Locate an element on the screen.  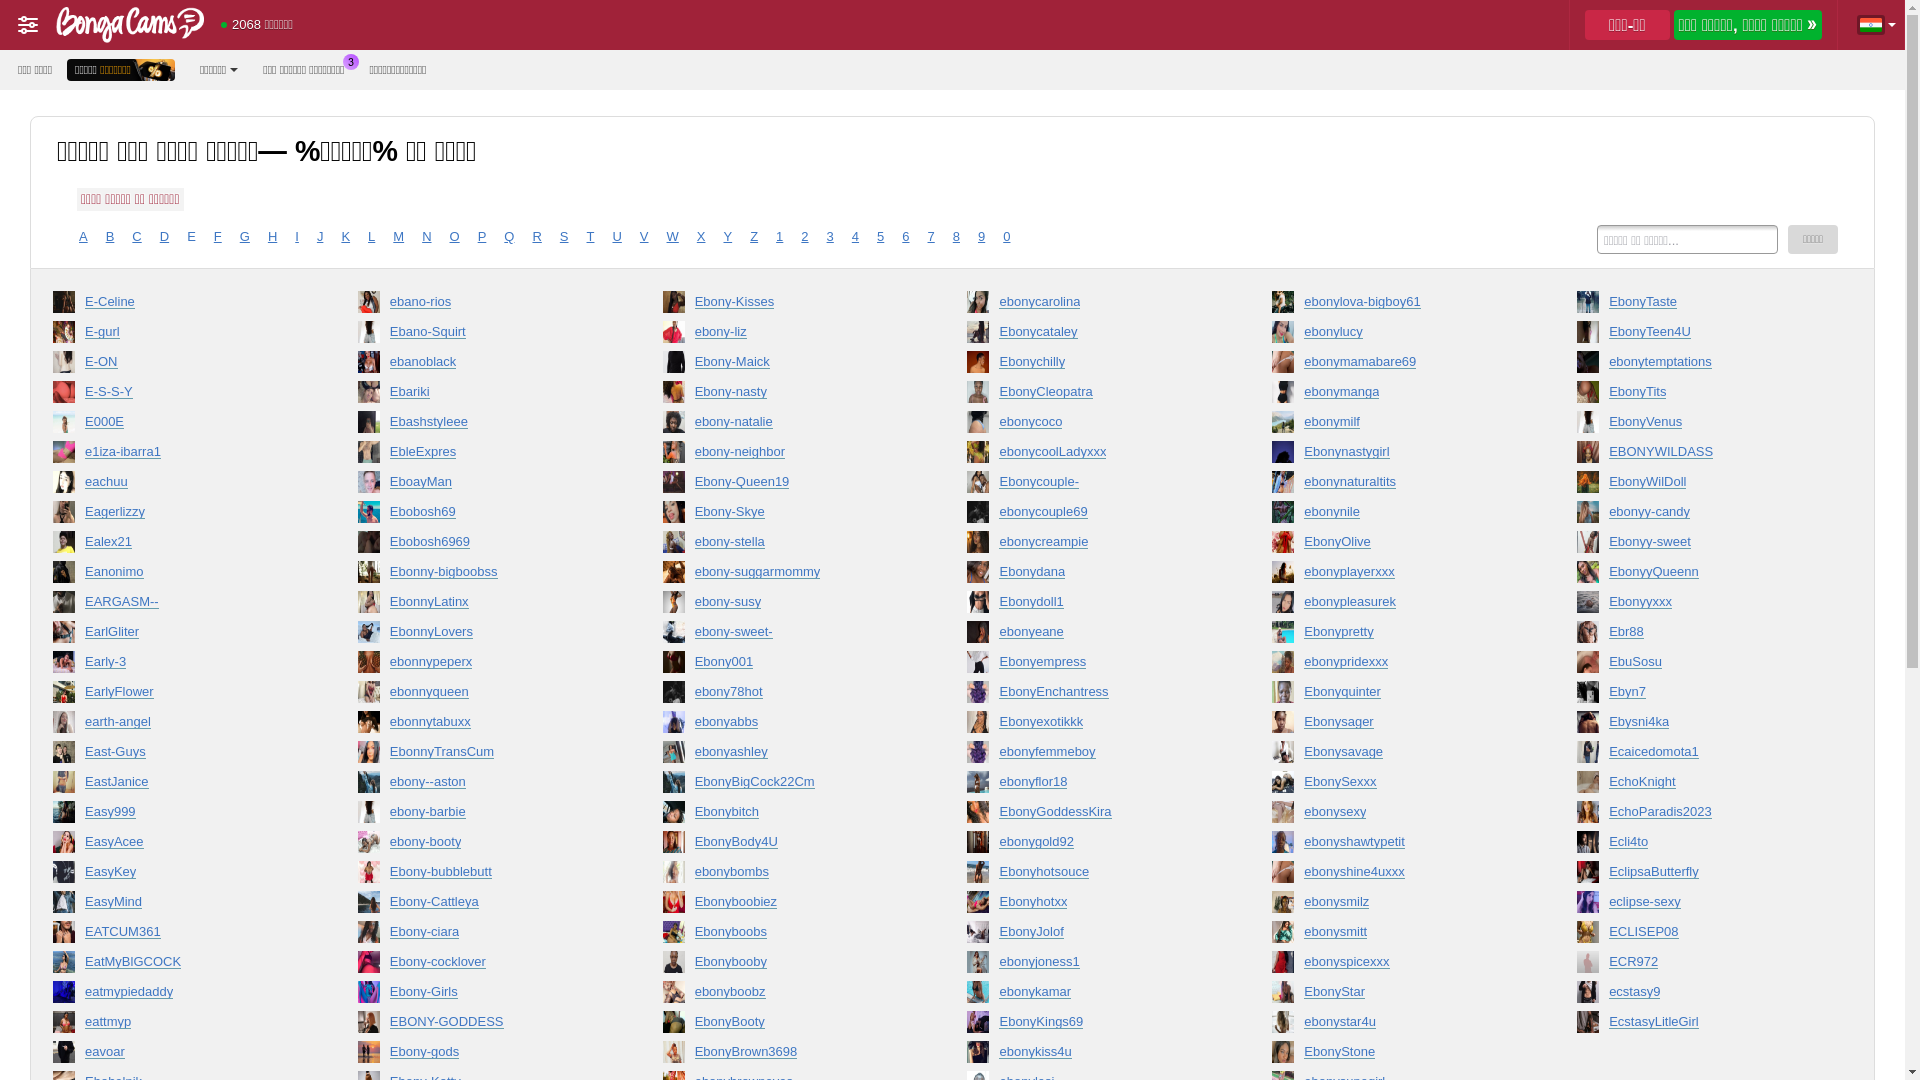
'ebonybombs' is located at coordinates (786, 874).